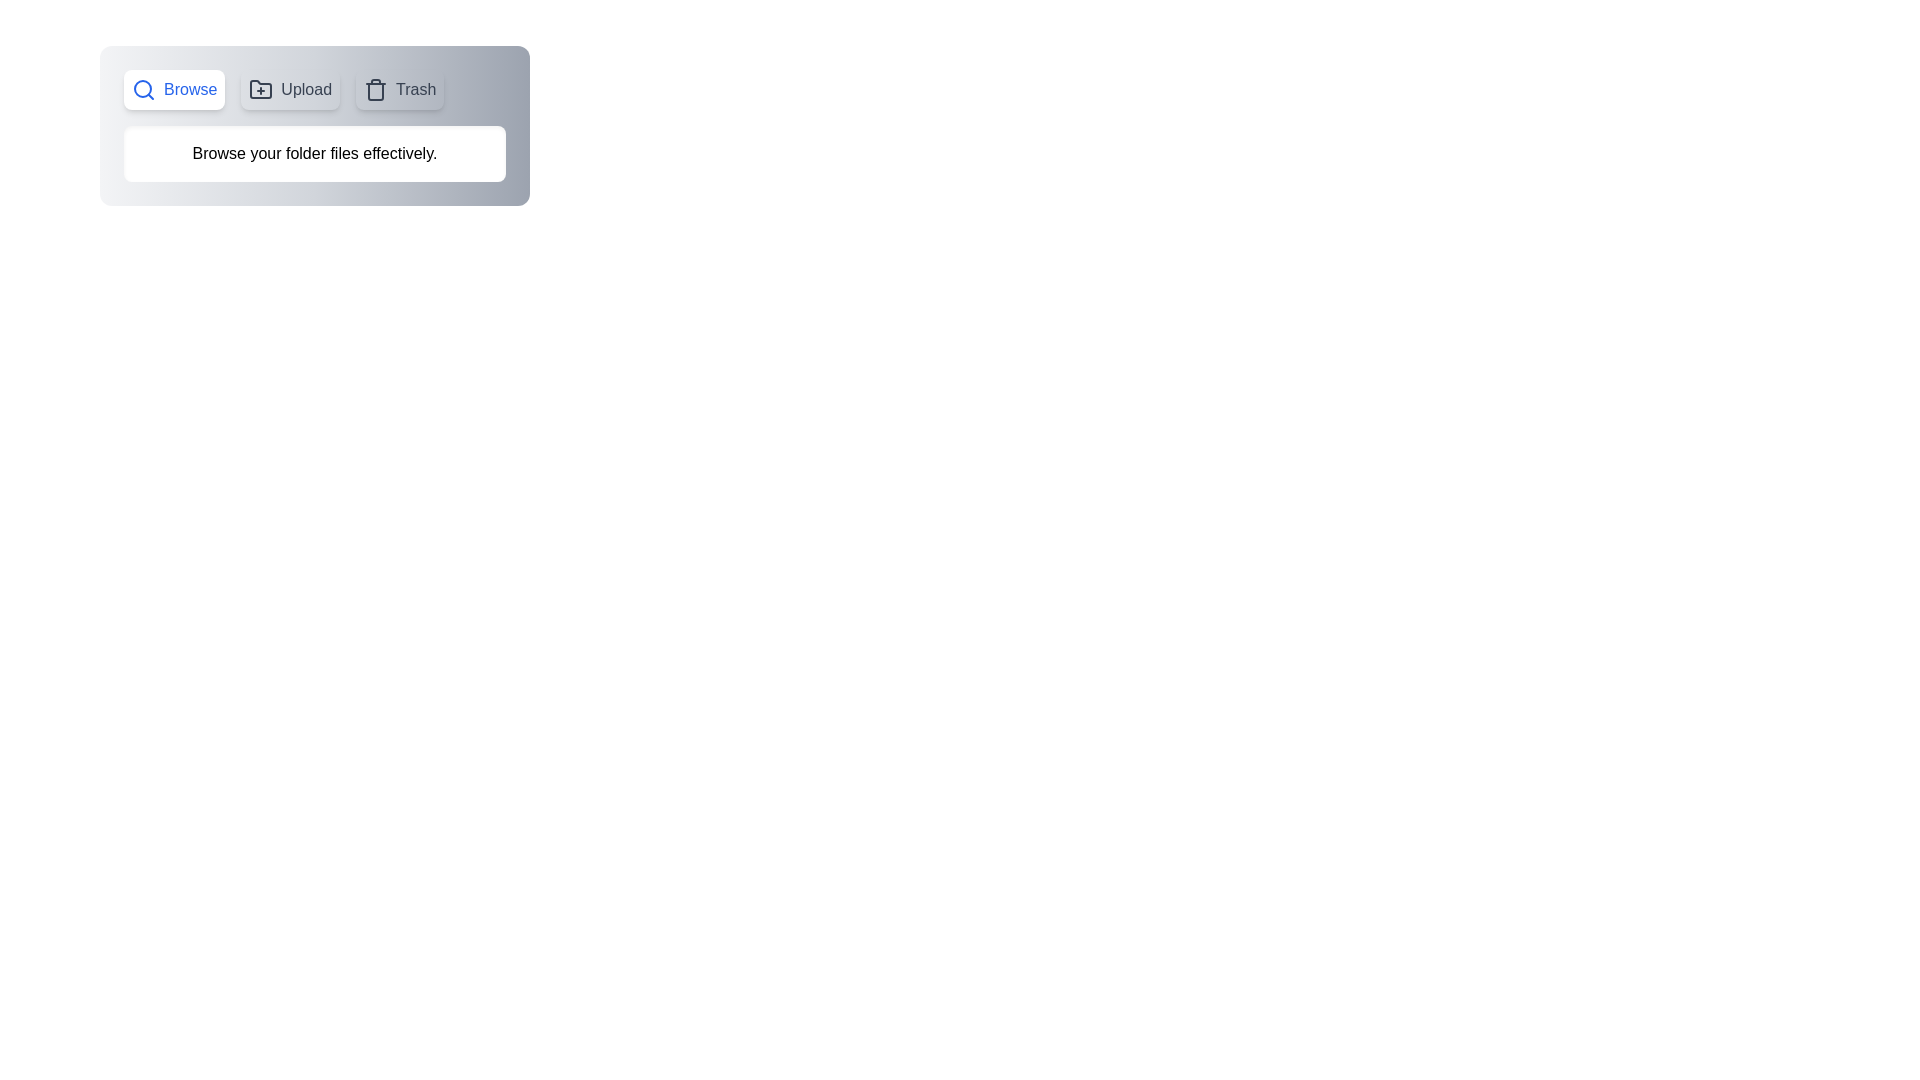 The width and height of the screenshot is (1920, 1080). What do you see at coordinates (288, 88) in the screenshot?
I see `the Upload tab` at bounding box center [288, 88].